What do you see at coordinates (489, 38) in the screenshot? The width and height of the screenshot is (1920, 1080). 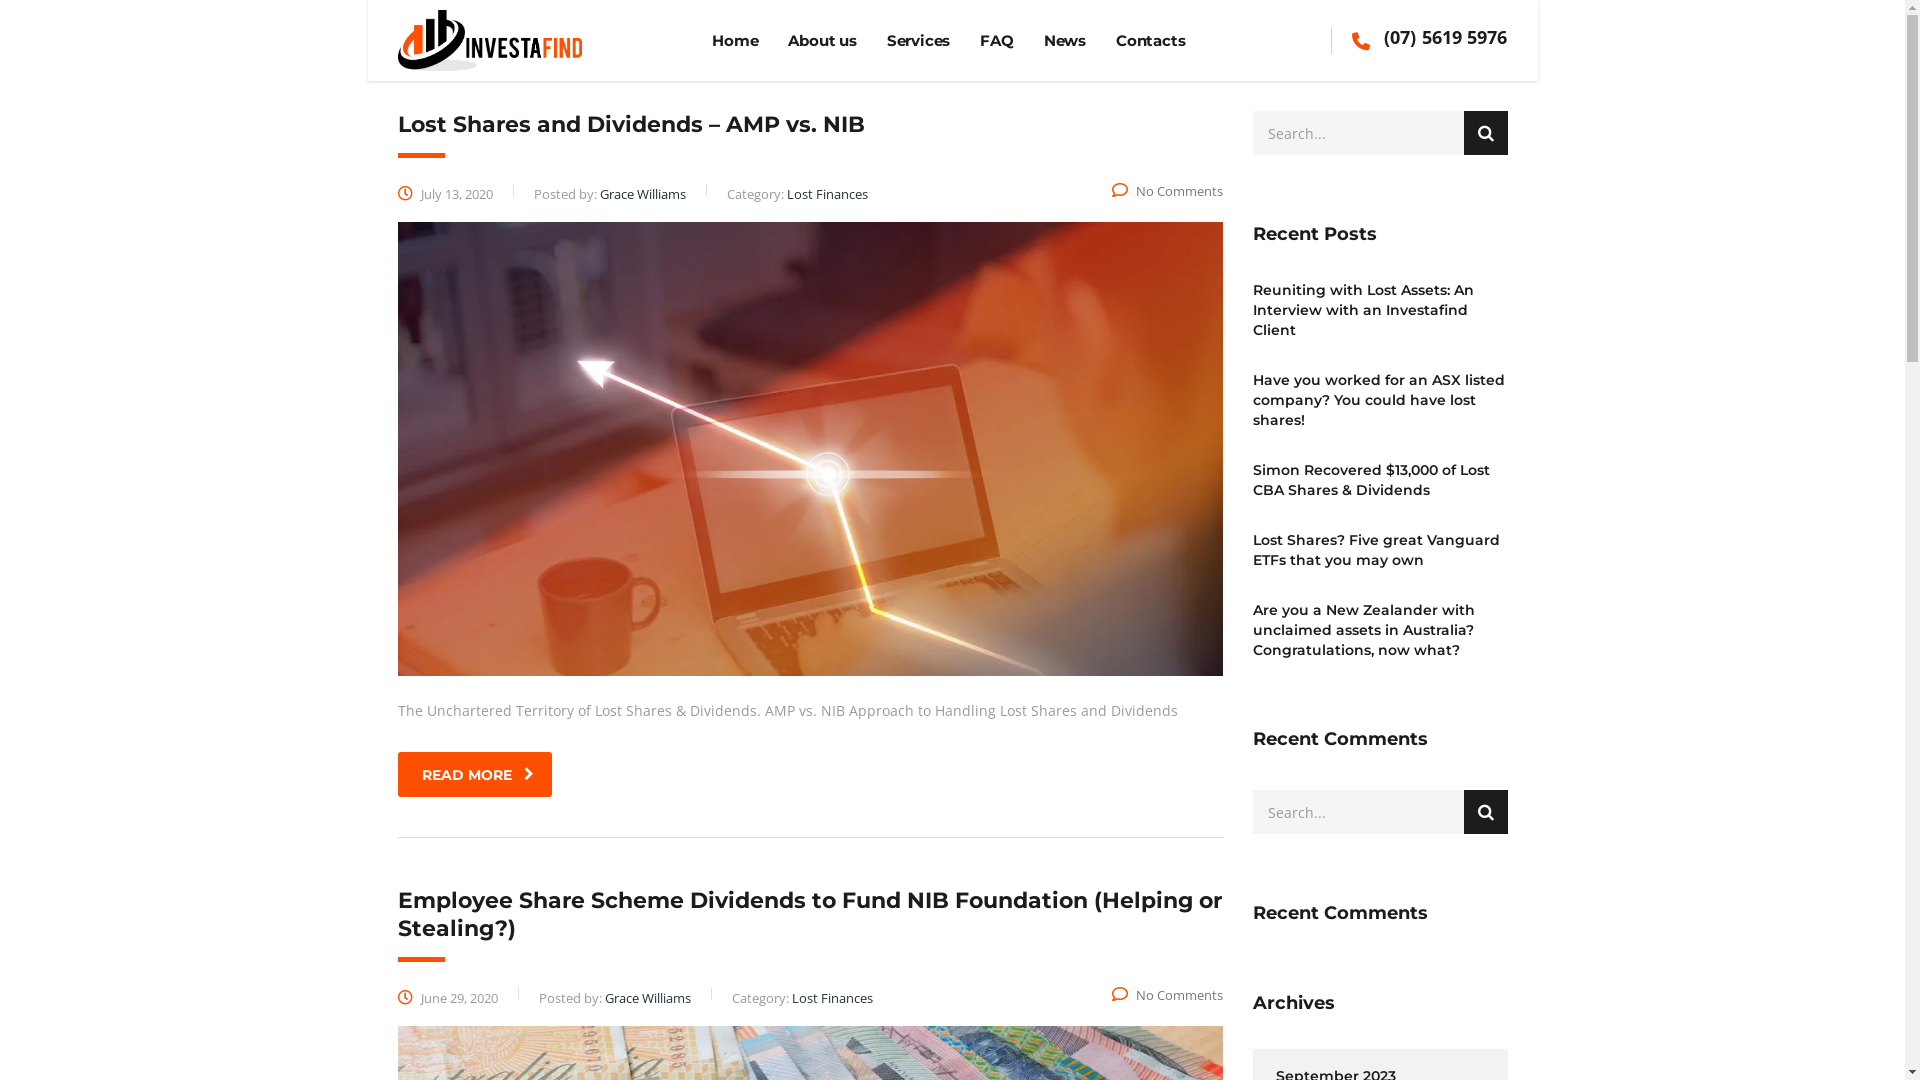 I see `'Investafind'` at bounding box center [489, 38].